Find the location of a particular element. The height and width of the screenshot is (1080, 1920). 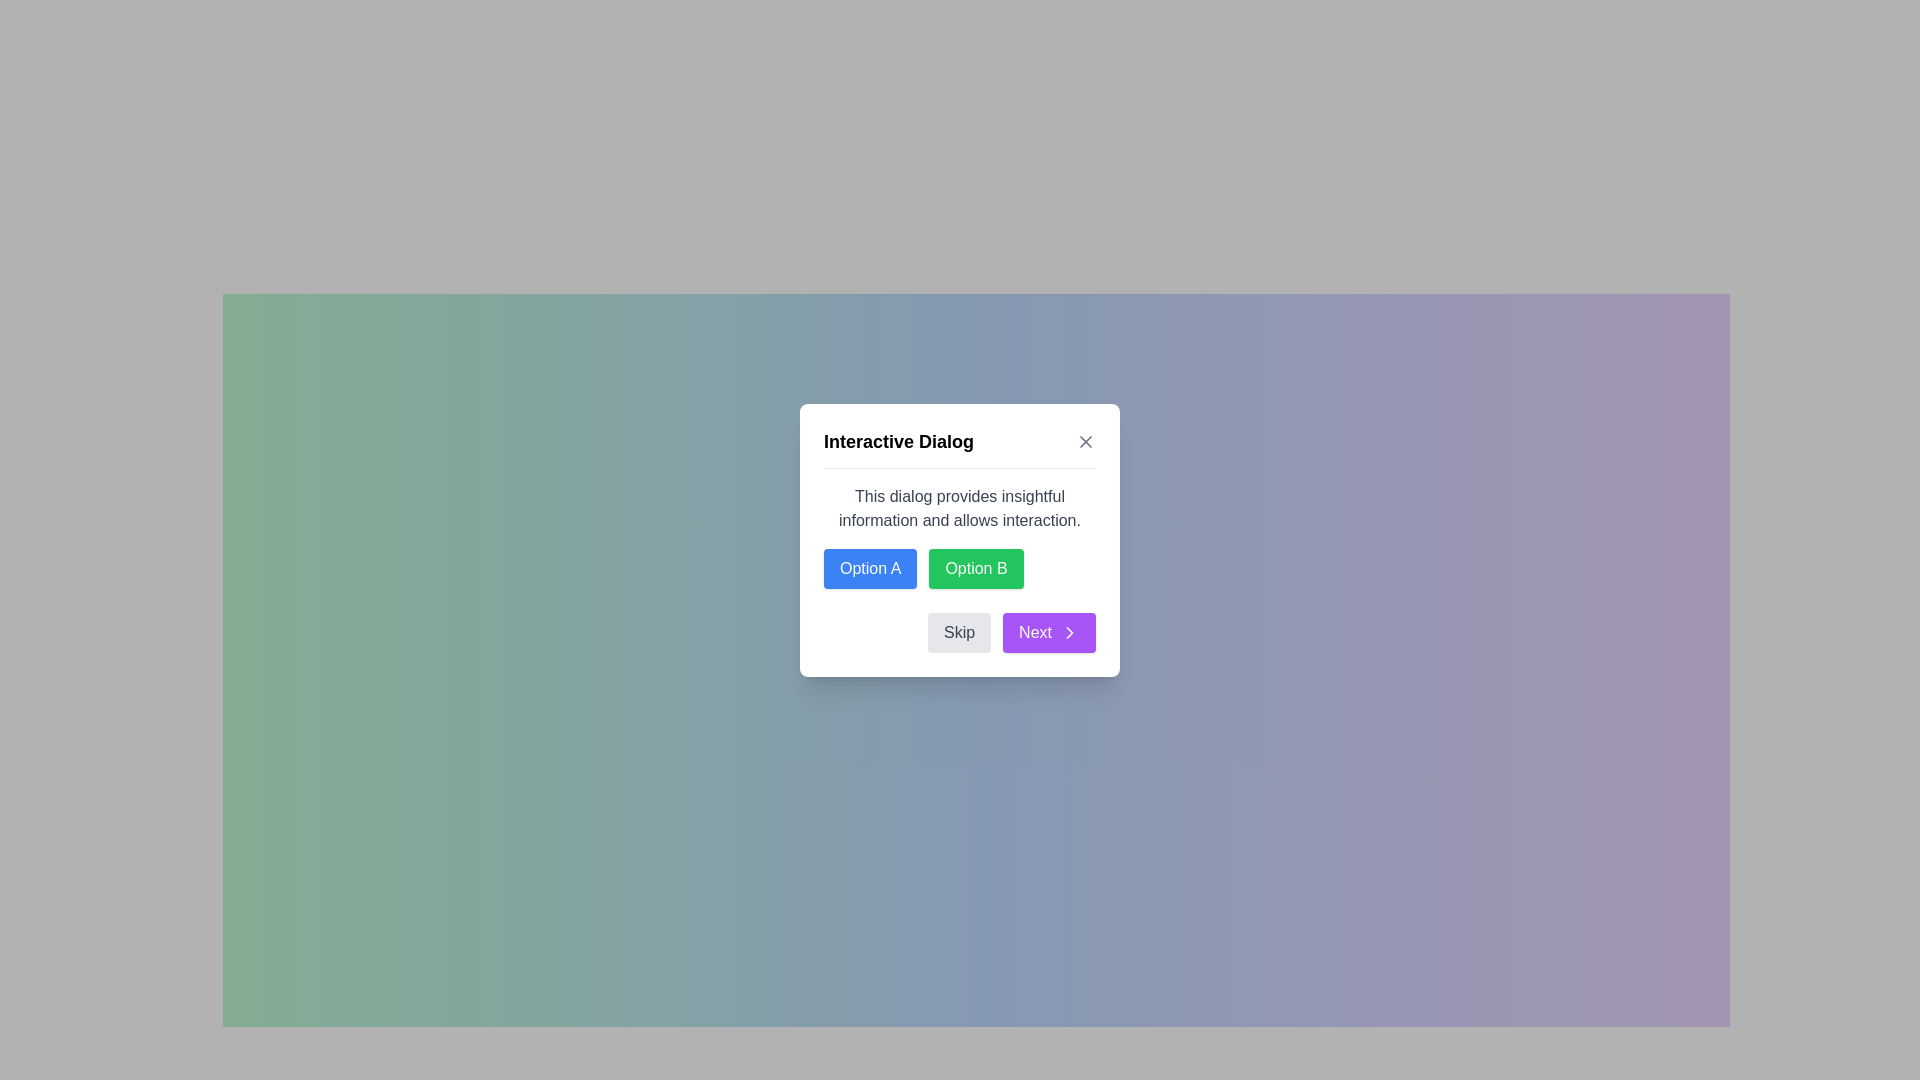

the title text of the dialog box, which identifies the dialog's purpose and is positioned at the top left of the interface is located at coordinates (897, 440).